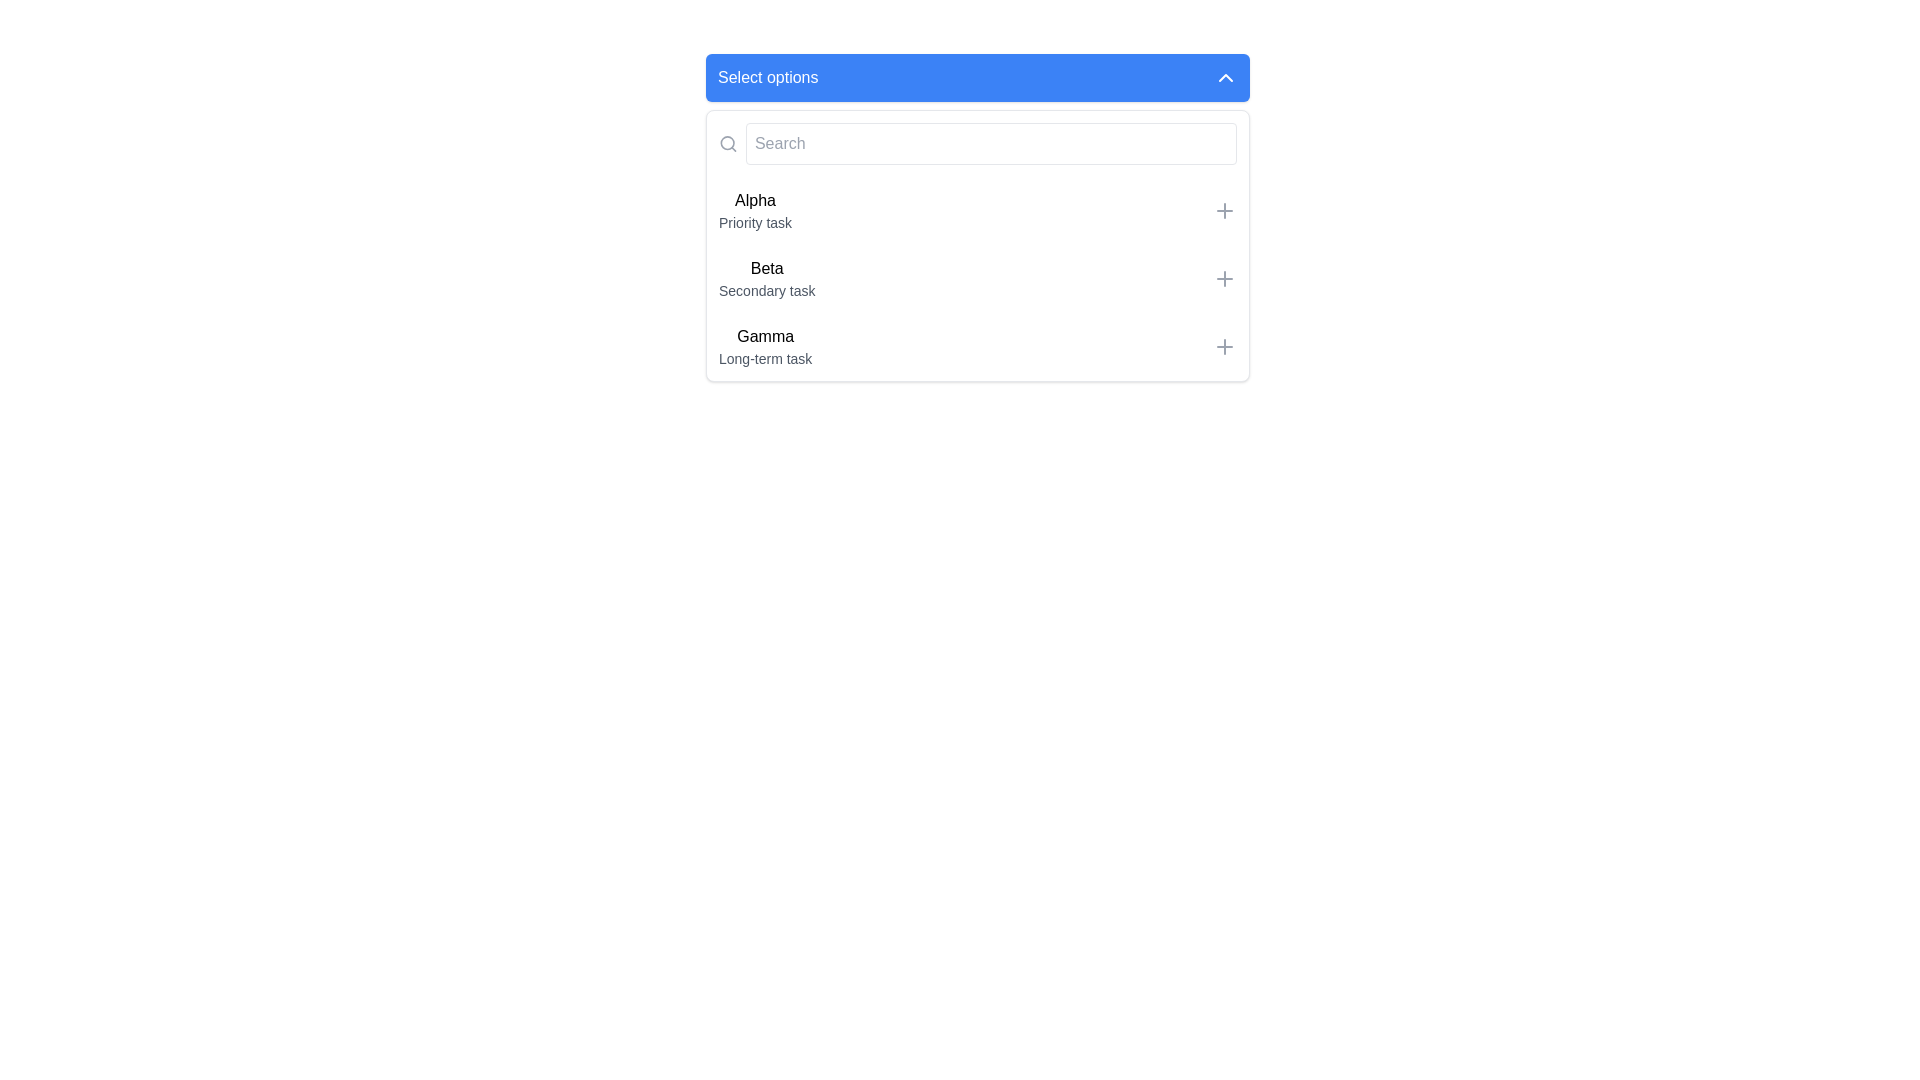  Describe the element at coordinates (766, 268) in the screenshot. I see `the 'Beta' text label, which is the second item in the dropdown list, distinctively styled in bold font and positioned above the 'Gamma' item` at that location.